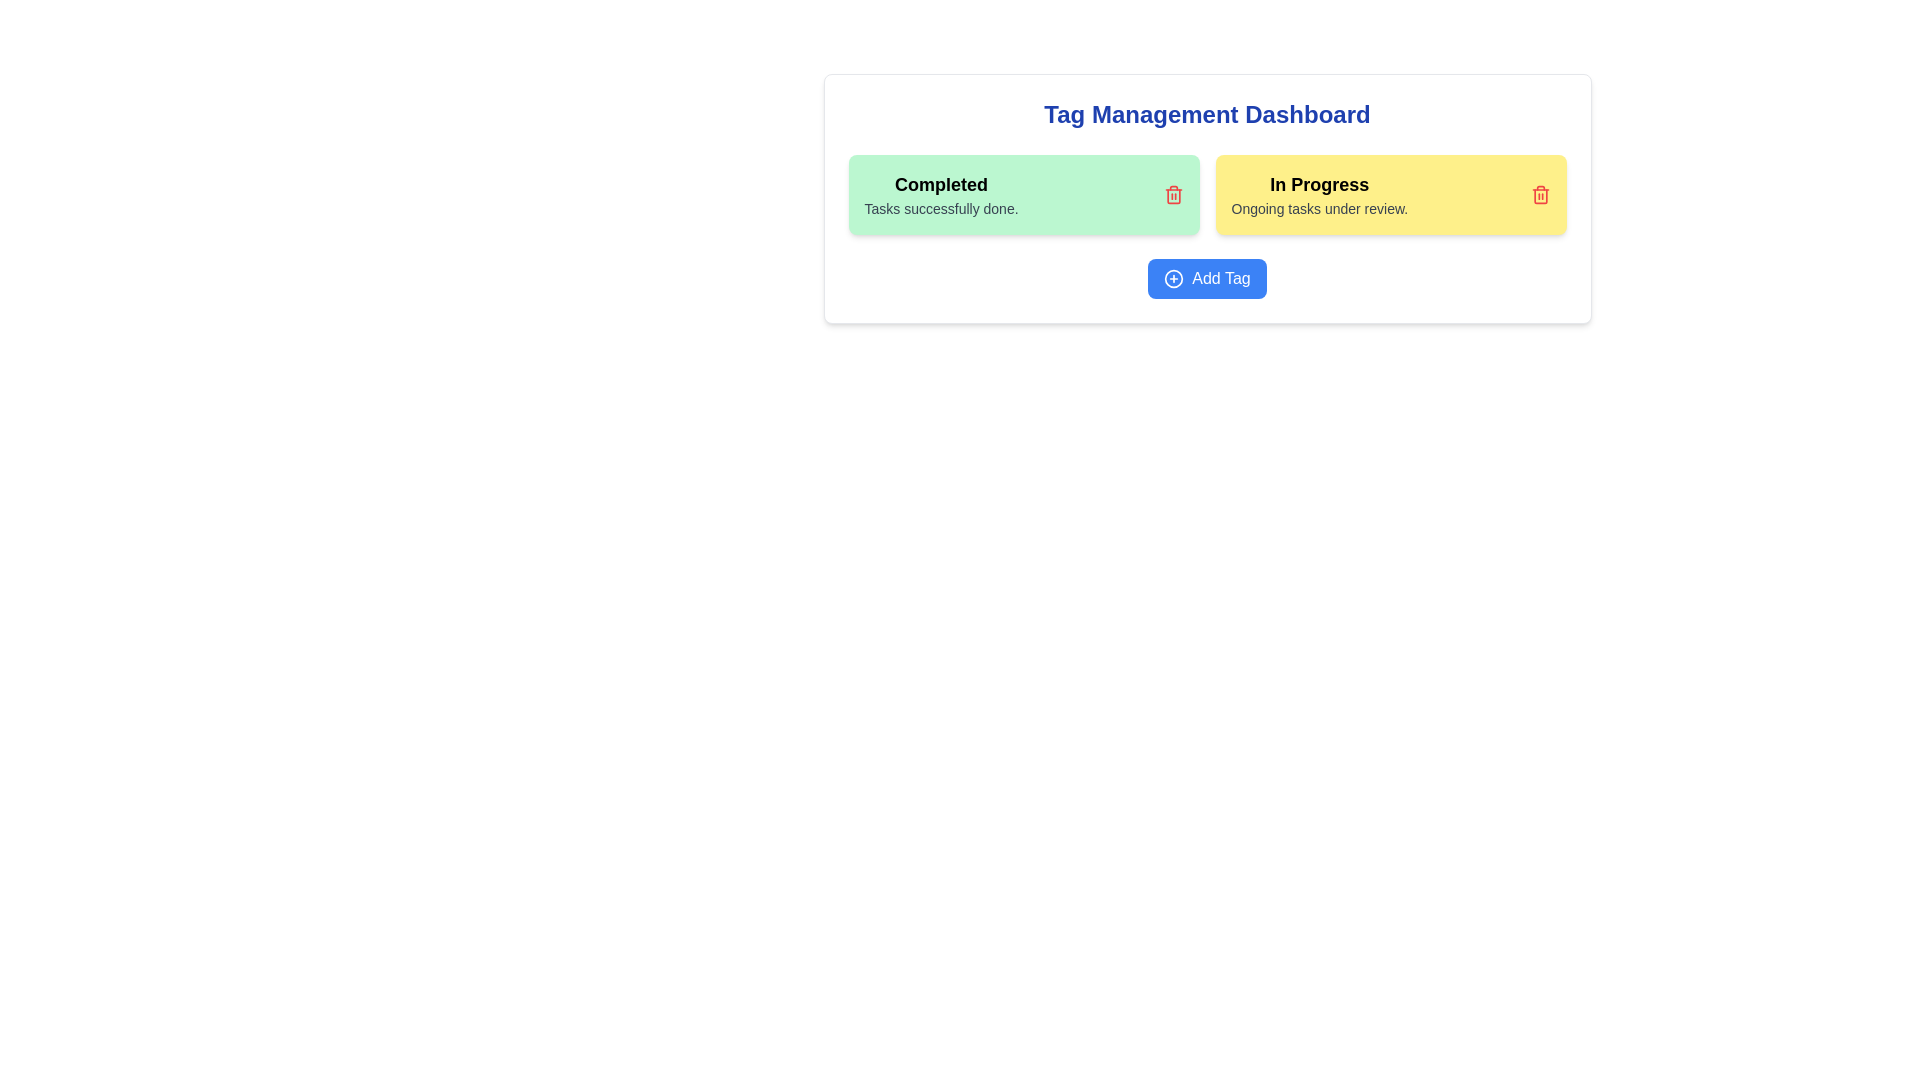 This screenshot has width=1920, height=1080. What do you see at coordinates (1206, 278) in the screenshot?
I see `the blue 'Add Tag' button with rounded corners, located centrally below the task status grid, to initiate the 'add tag' action` at bounding box center [1206, 278].